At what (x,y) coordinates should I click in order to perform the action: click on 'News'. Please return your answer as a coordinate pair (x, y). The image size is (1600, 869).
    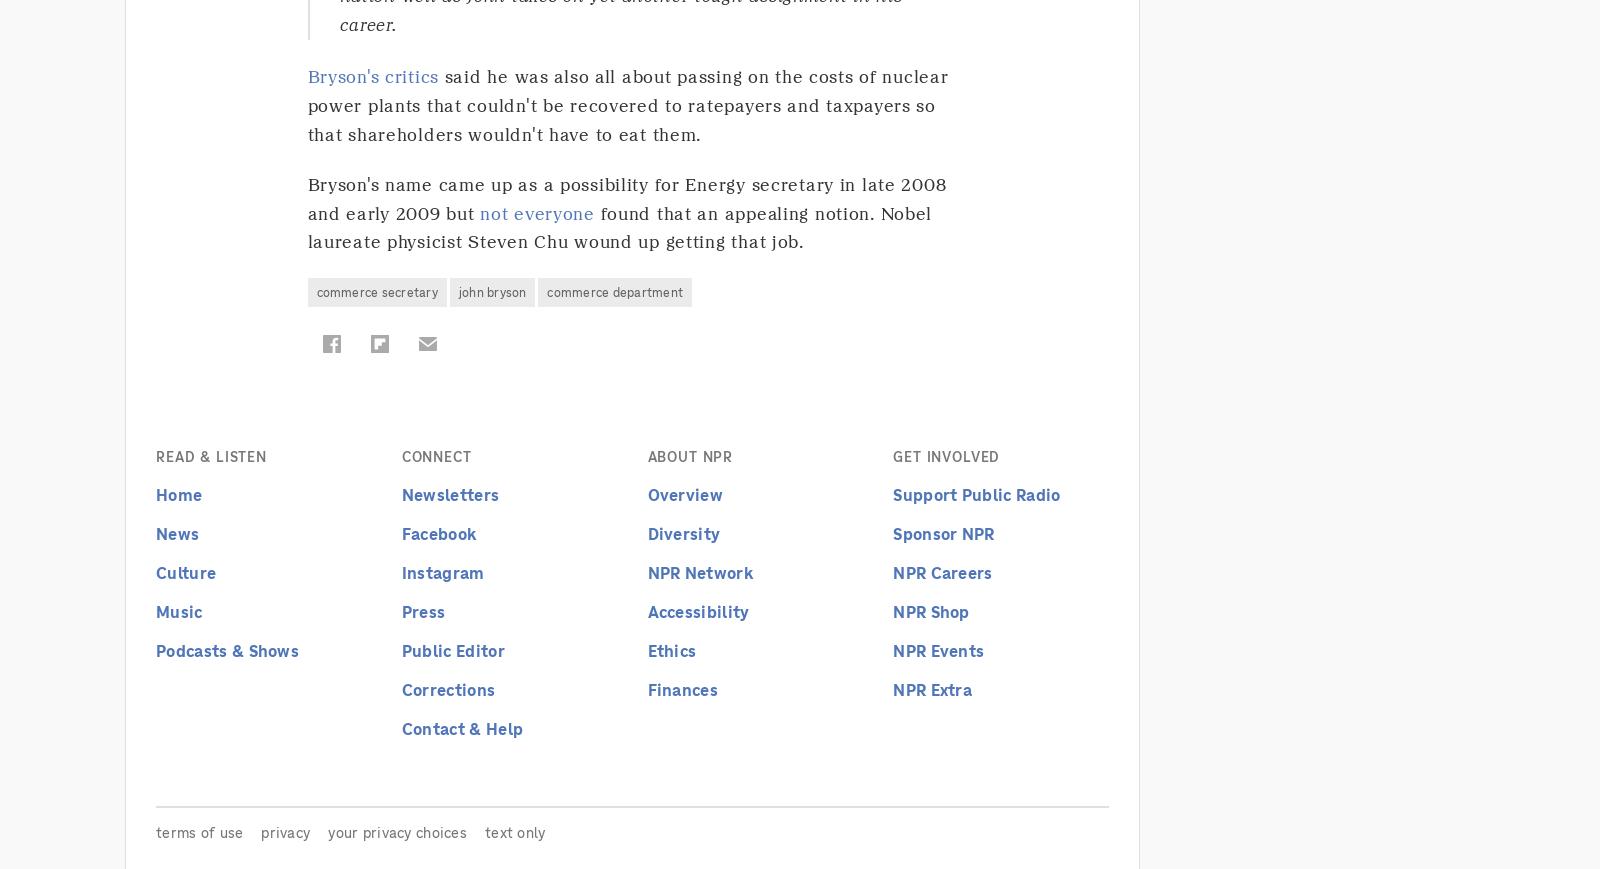
    Looking at the image, I should click on (176, 532).